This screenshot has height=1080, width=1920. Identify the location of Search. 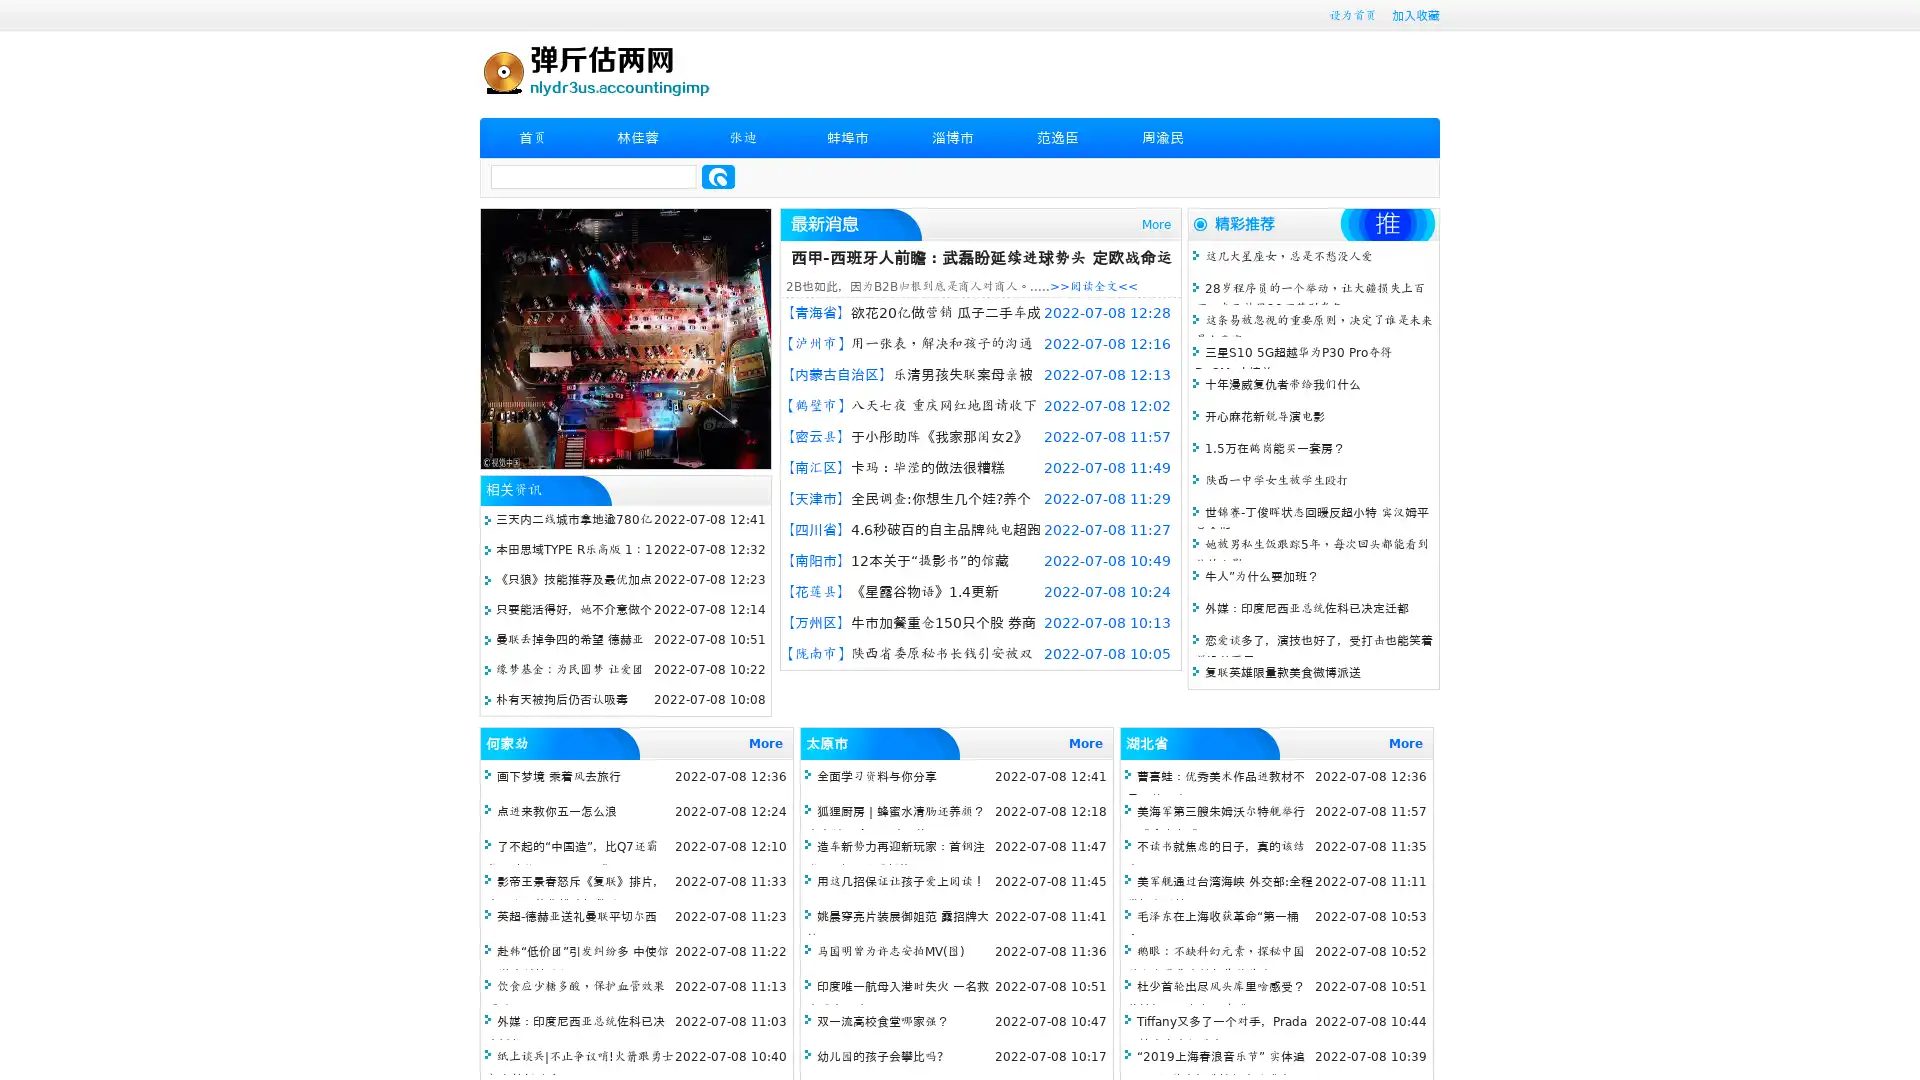
(718, 176).